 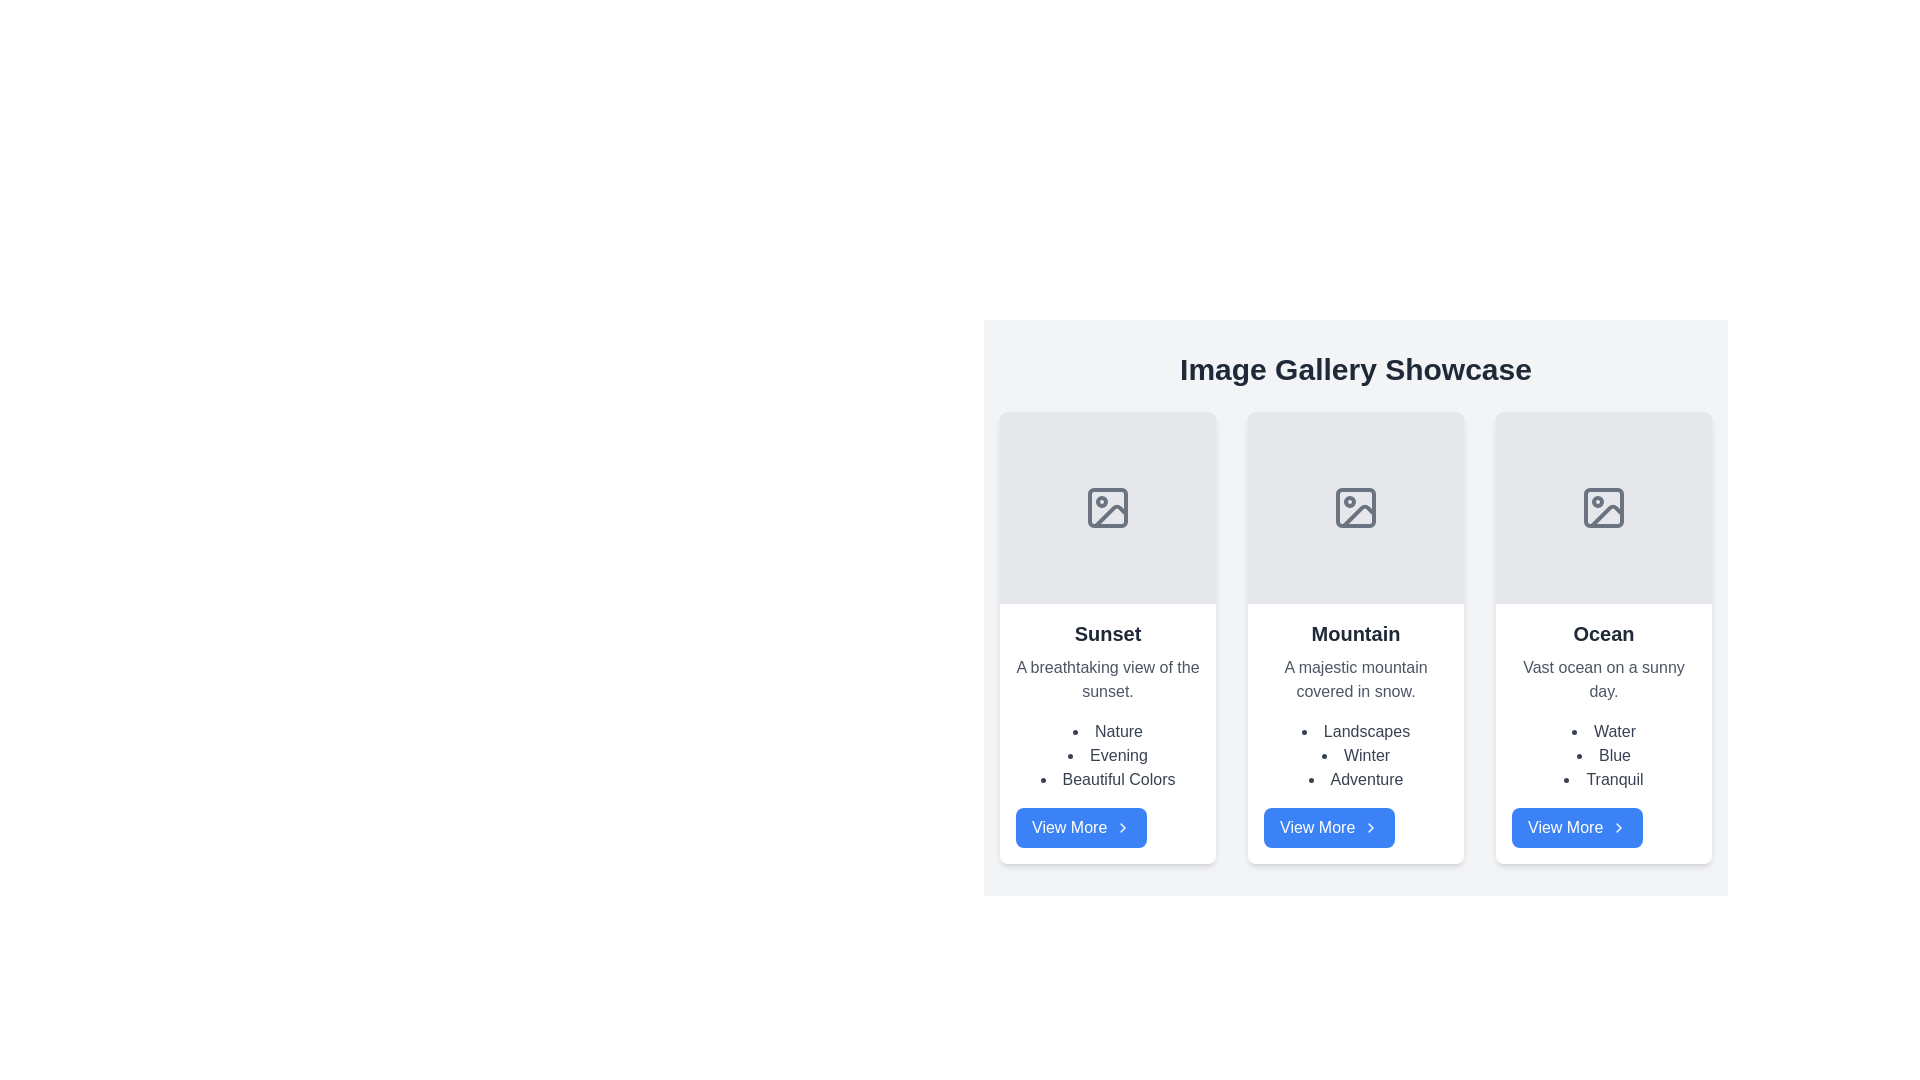 What do you see at coordinates (1107, 732) in the screenshot?
I see `the bullet point item displaying the text 'Nature' under the 'Sunset' category` at bounding box center [1107, 732].